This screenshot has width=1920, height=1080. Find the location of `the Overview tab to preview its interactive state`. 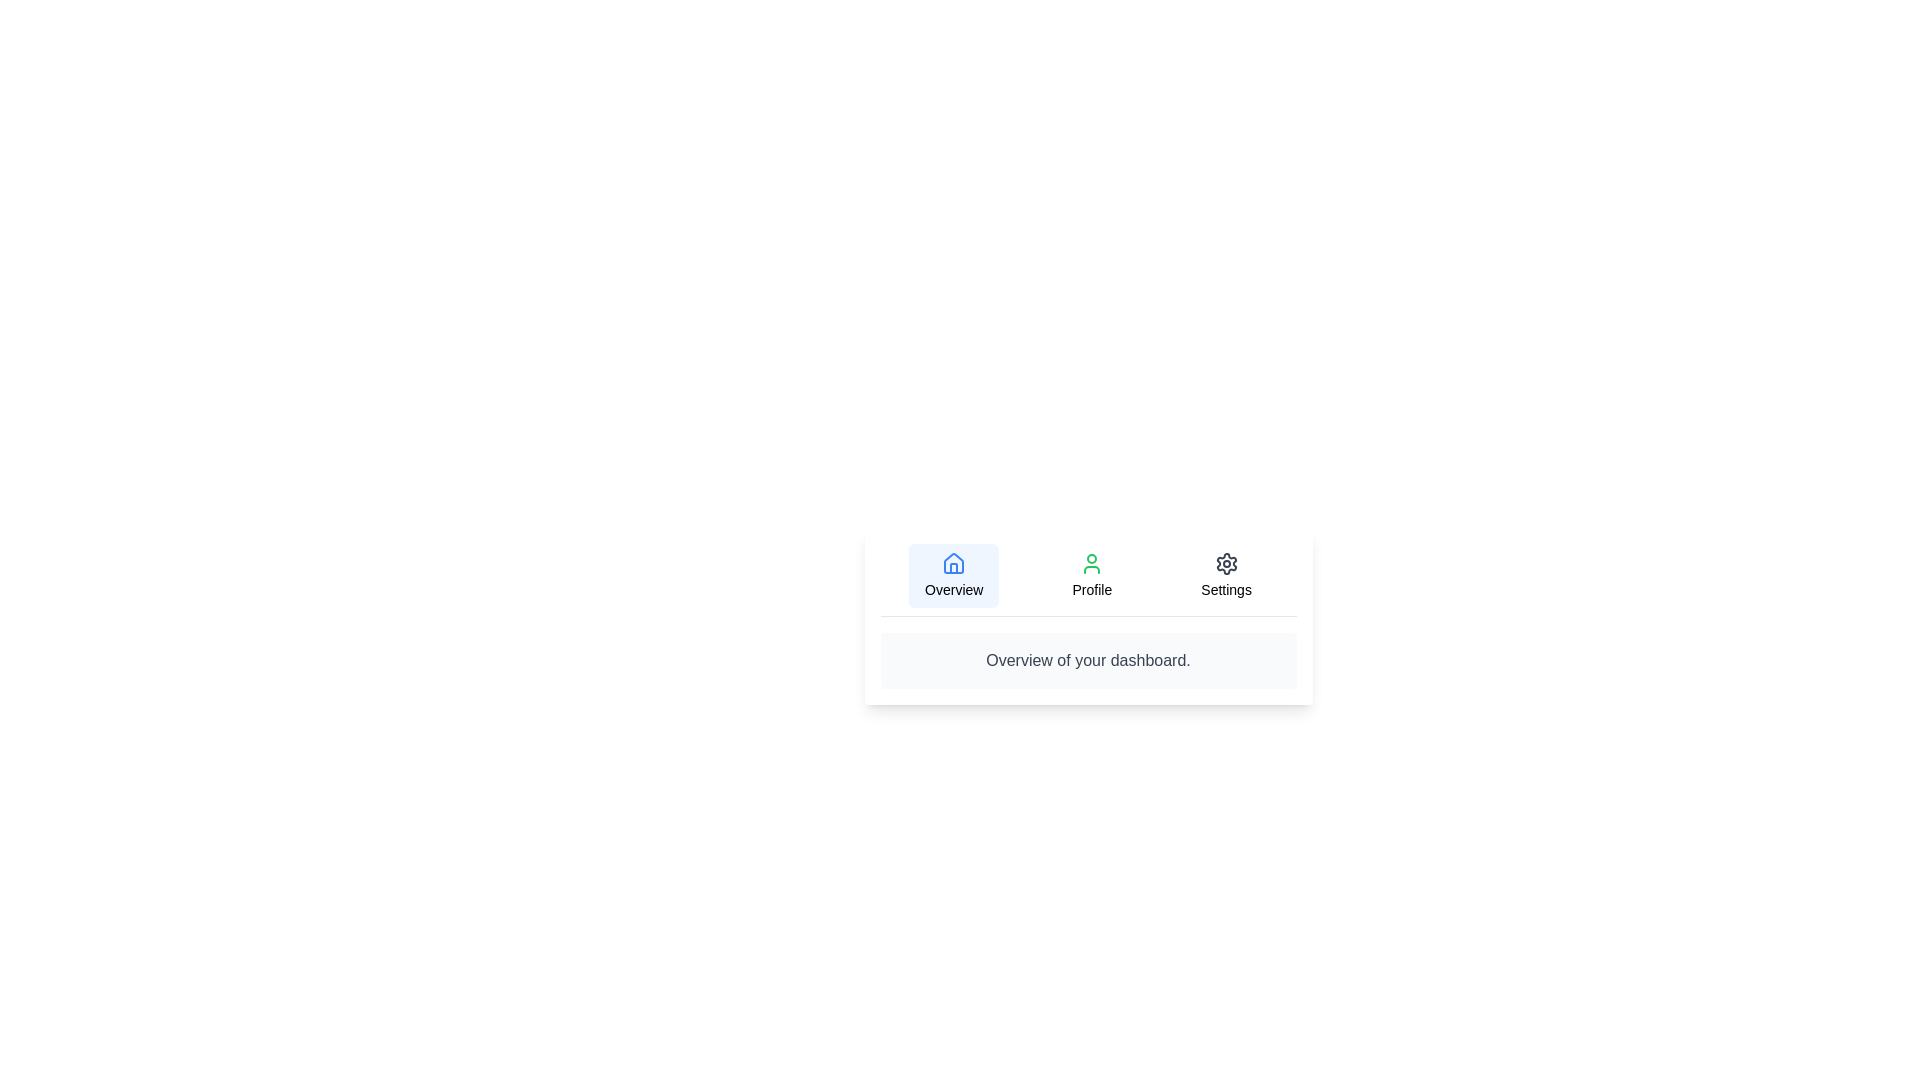

the Overview tab to preview its interactive state is located at coordinates (953, 575).